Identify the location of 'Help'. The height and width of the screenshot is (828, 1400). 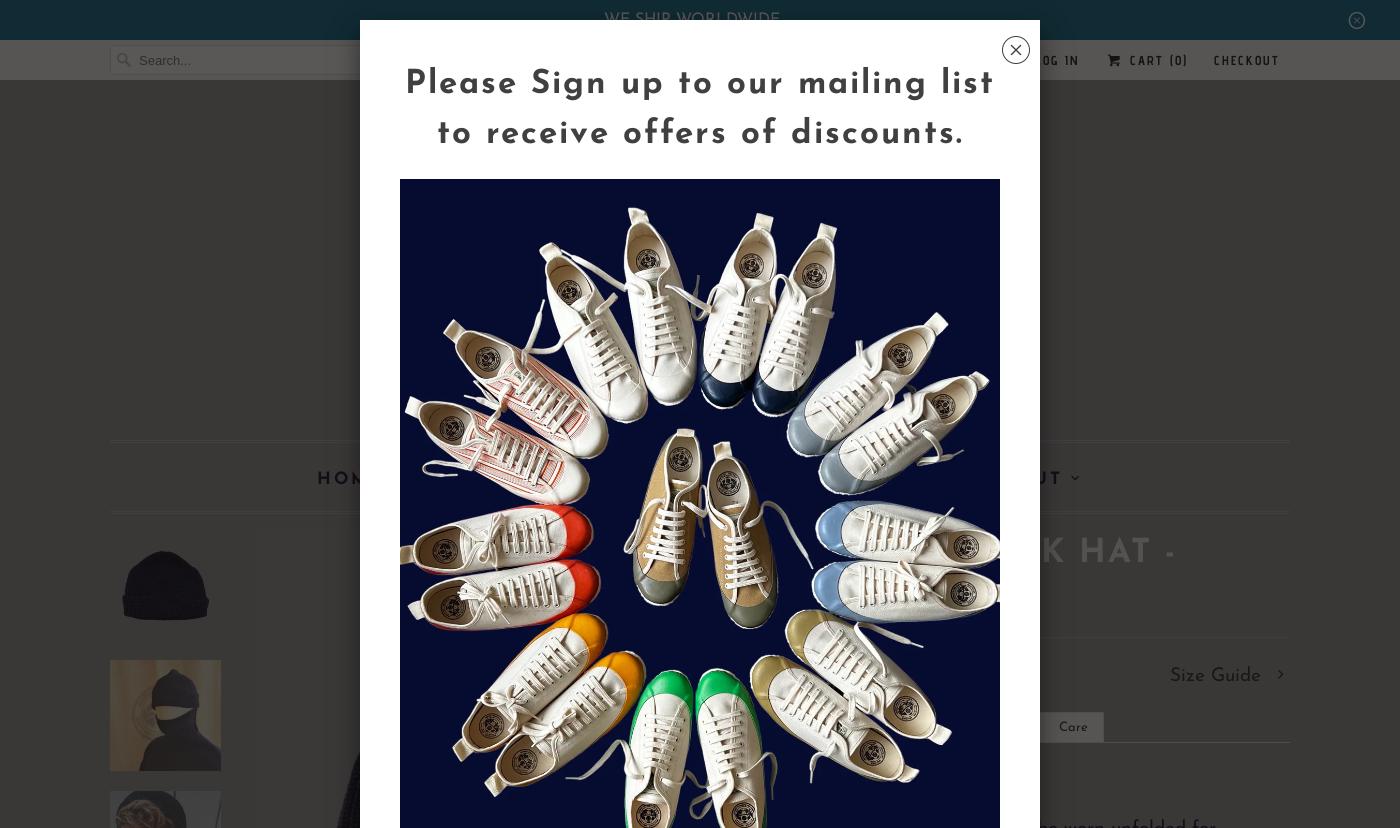
(890, 478).